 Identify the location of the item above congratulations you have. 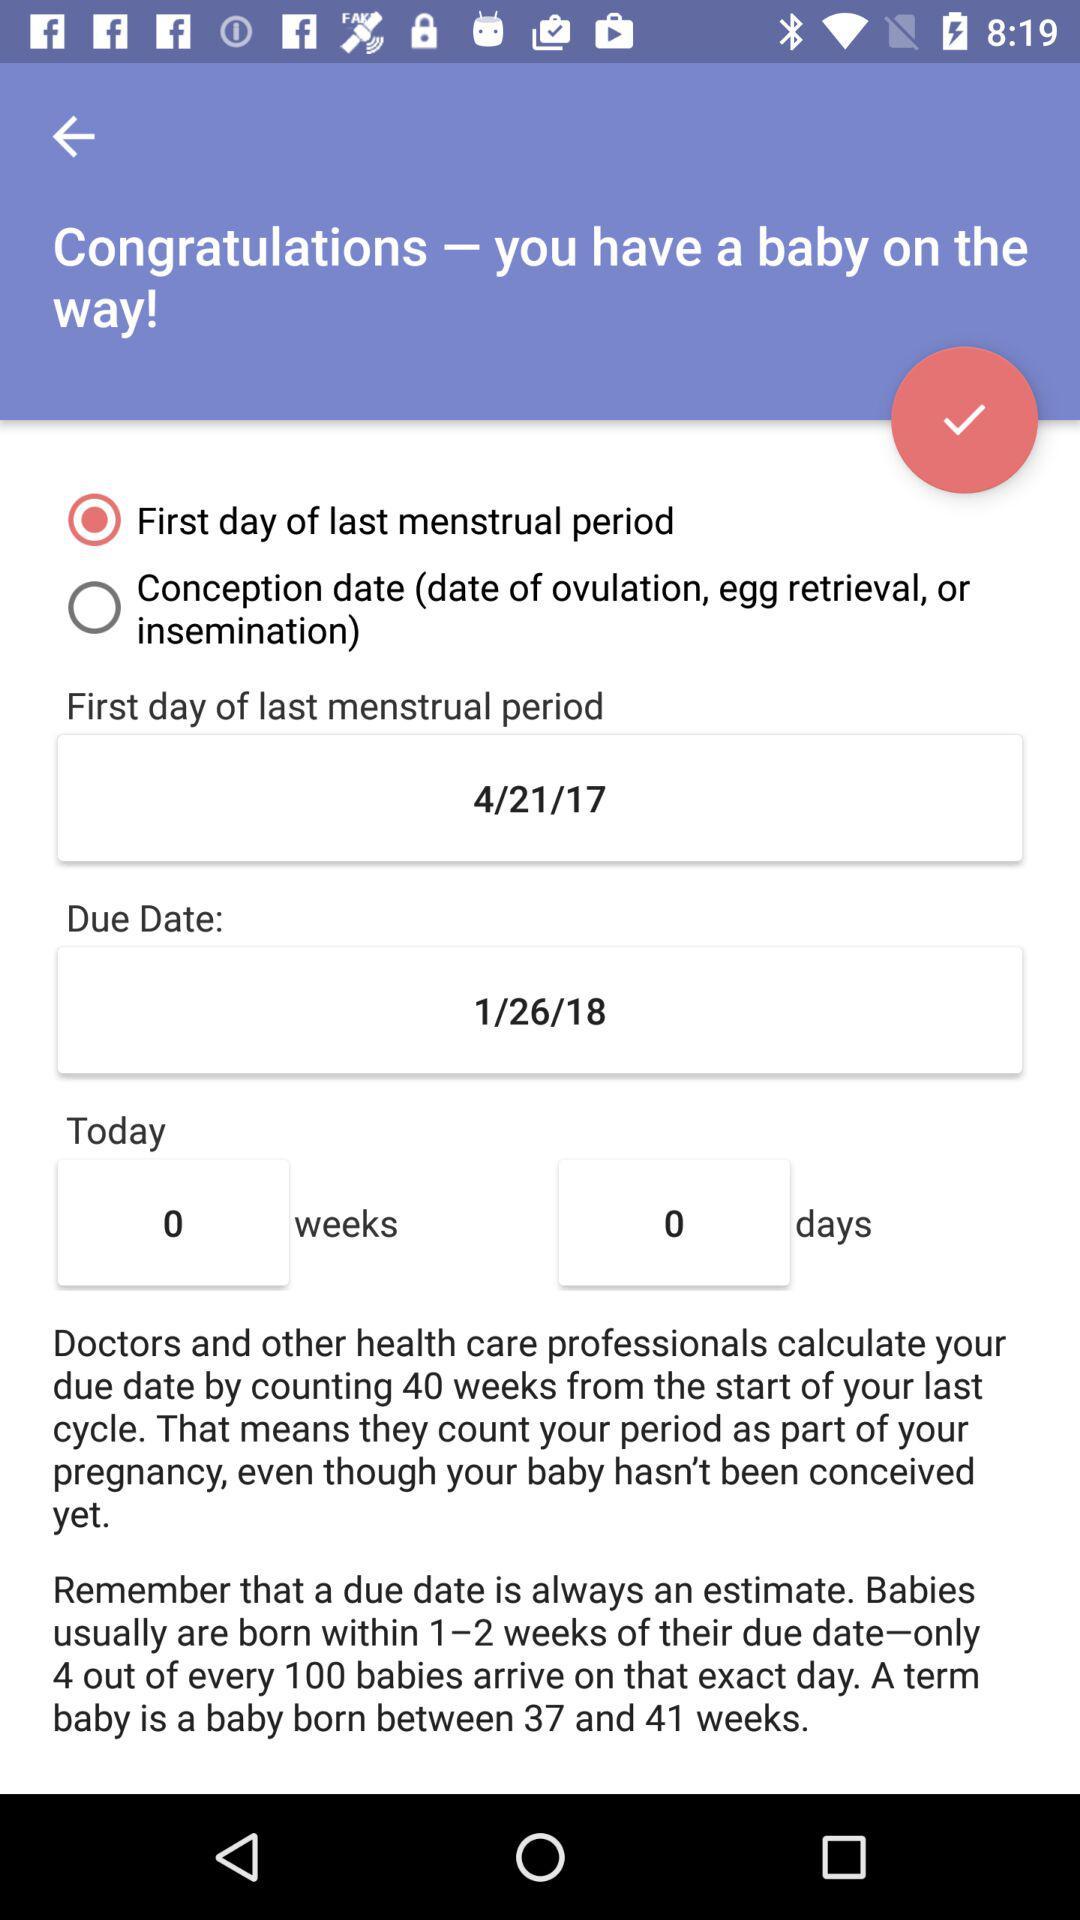
(72, 135).